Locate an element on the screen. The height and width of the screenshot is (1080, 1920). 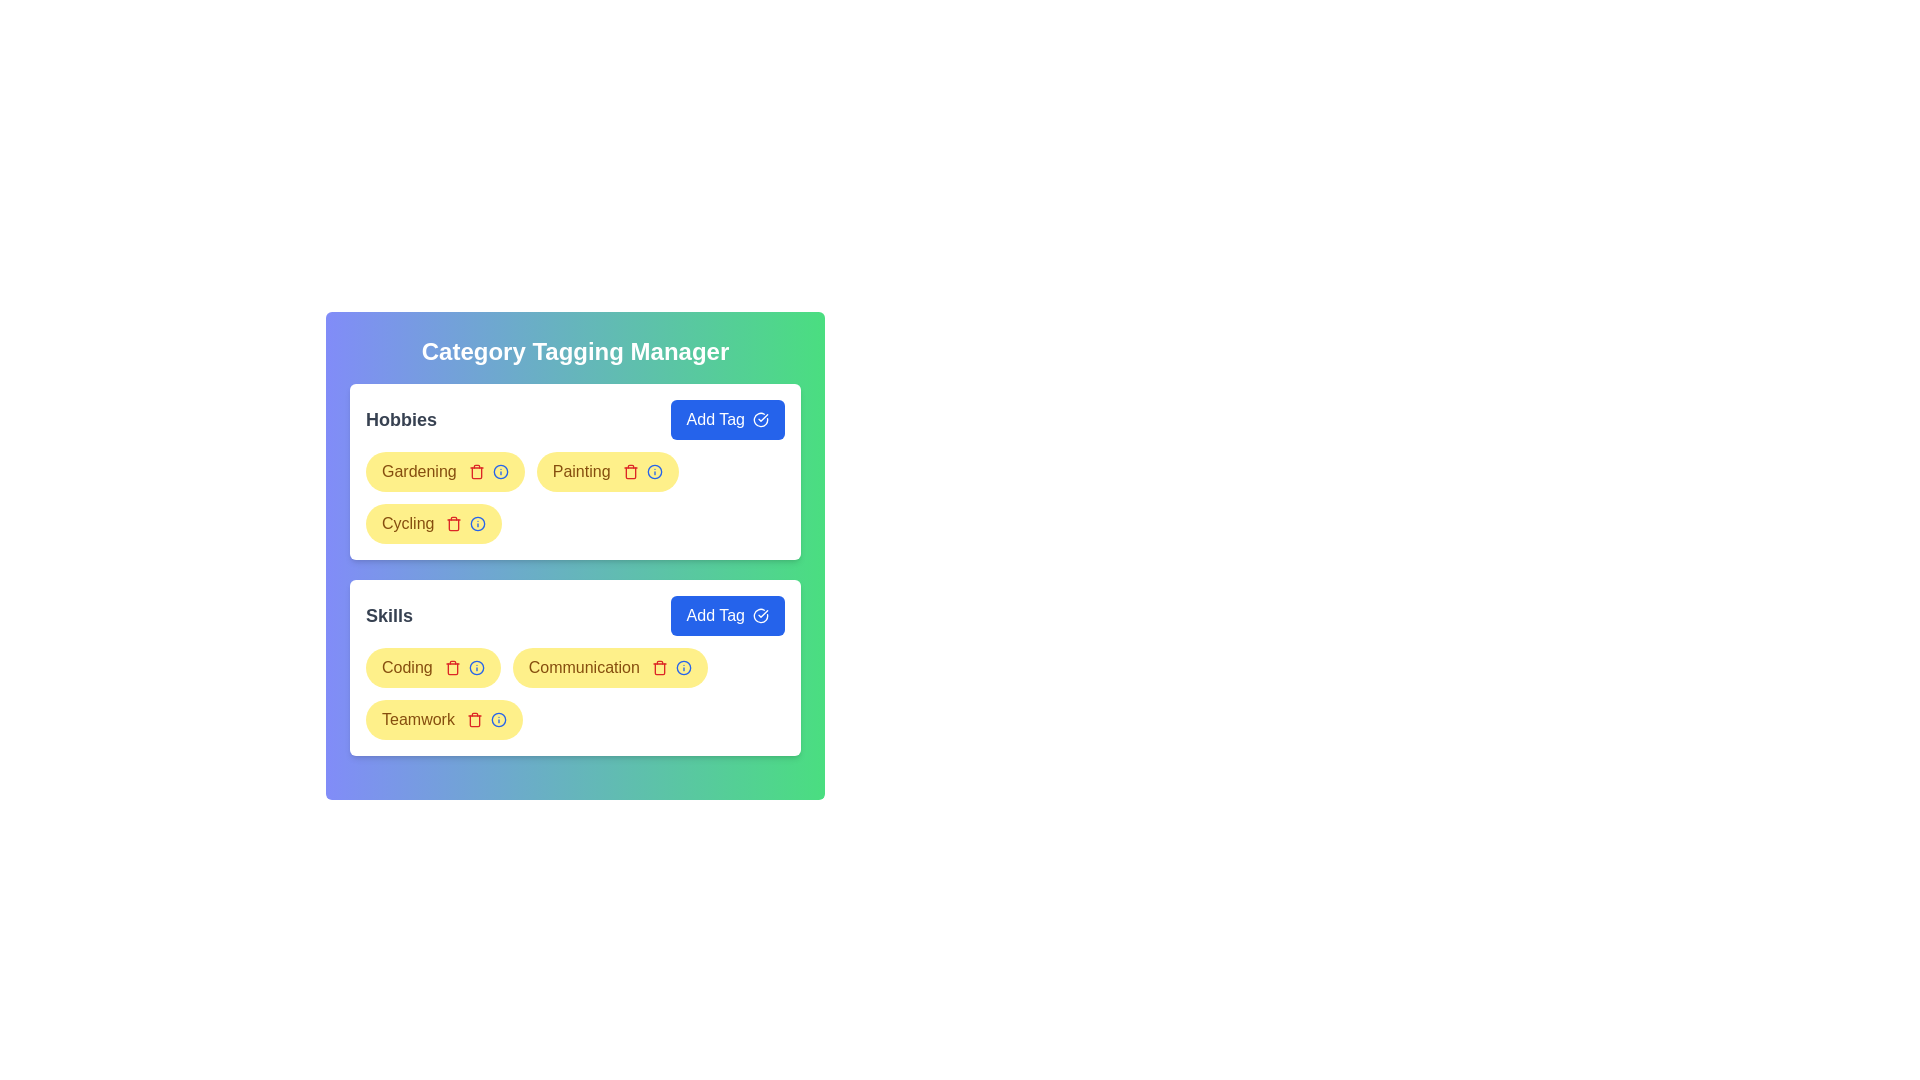
the 'Coding' tag with a yellow background and attached icons is located at coordinates (432, 667).